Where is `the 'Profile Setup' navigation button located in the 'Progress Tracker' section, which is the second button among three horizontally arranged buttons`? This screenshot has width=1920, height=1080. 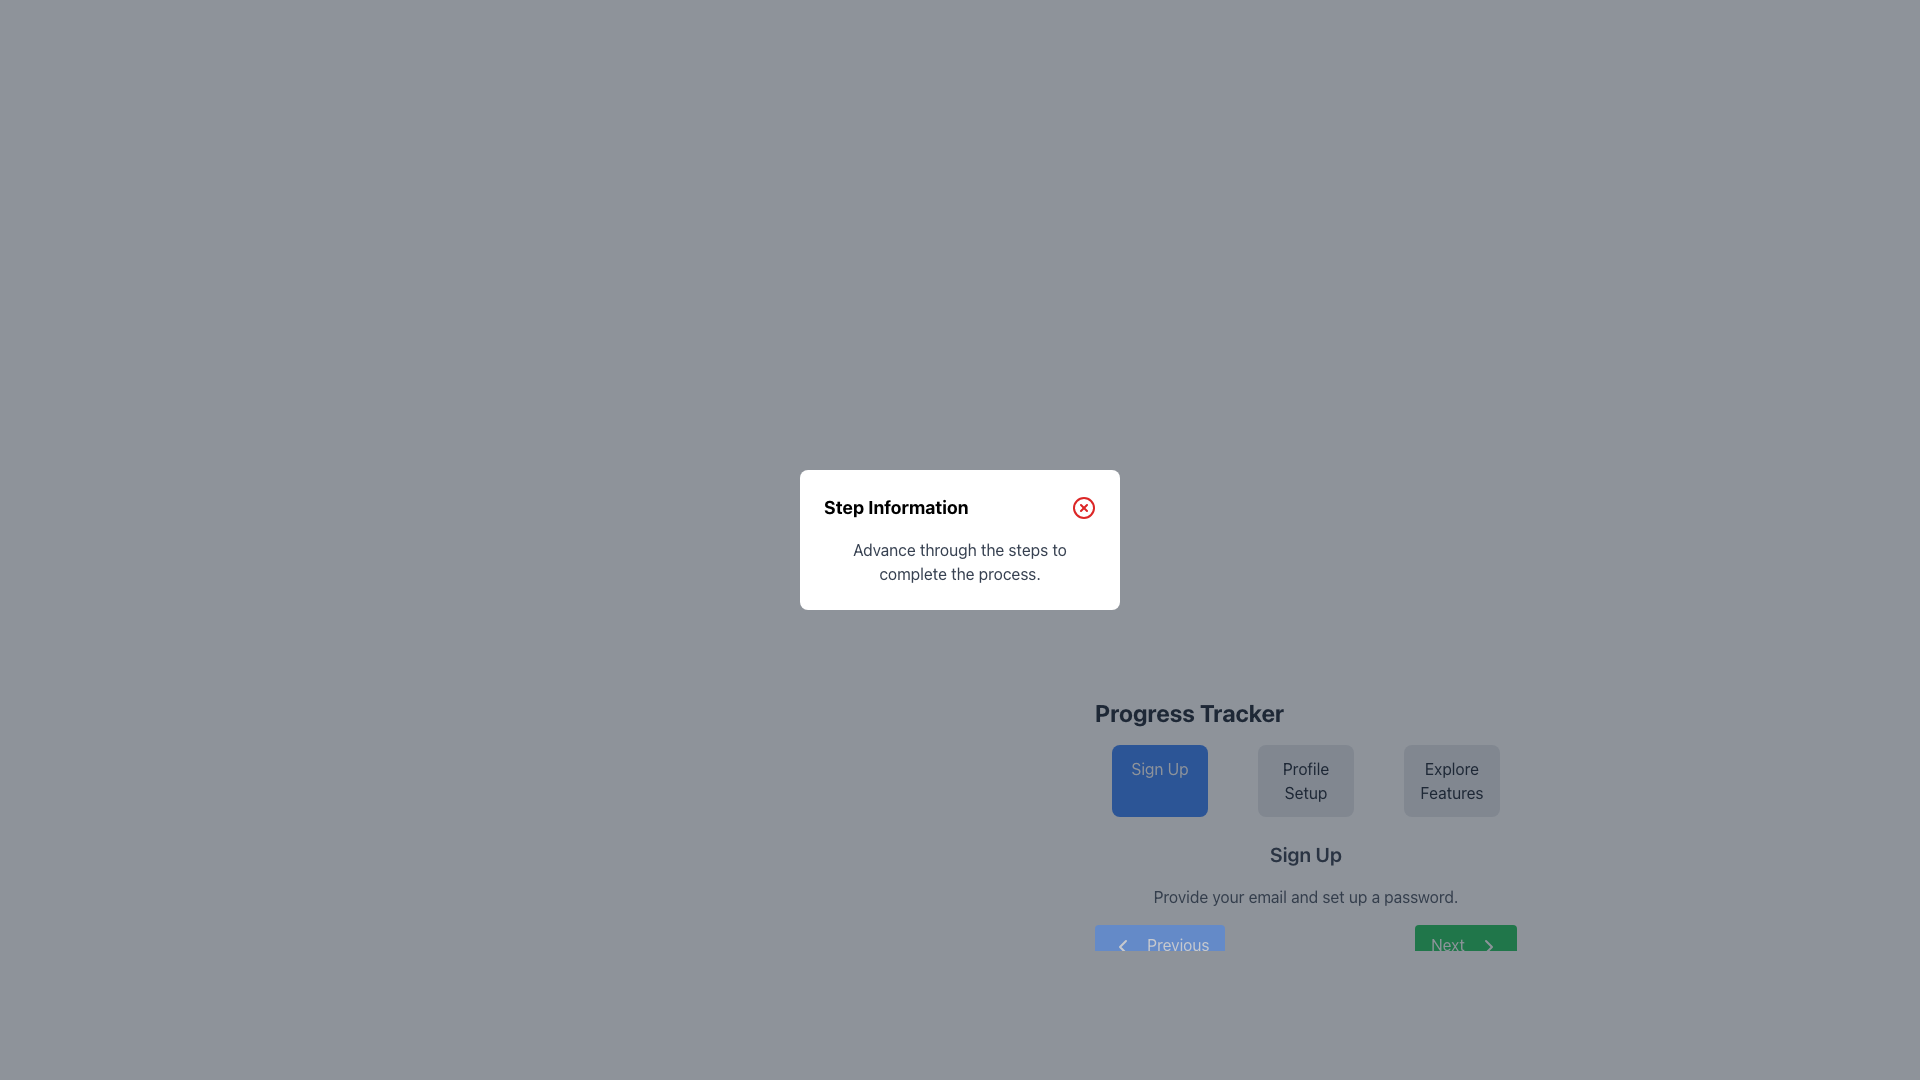 the 'Profile Setup' navigation button located in the 'Progress Tracker' section, which is the second button among three horizontally arranged buttons is located at coordinates (1305, 779).